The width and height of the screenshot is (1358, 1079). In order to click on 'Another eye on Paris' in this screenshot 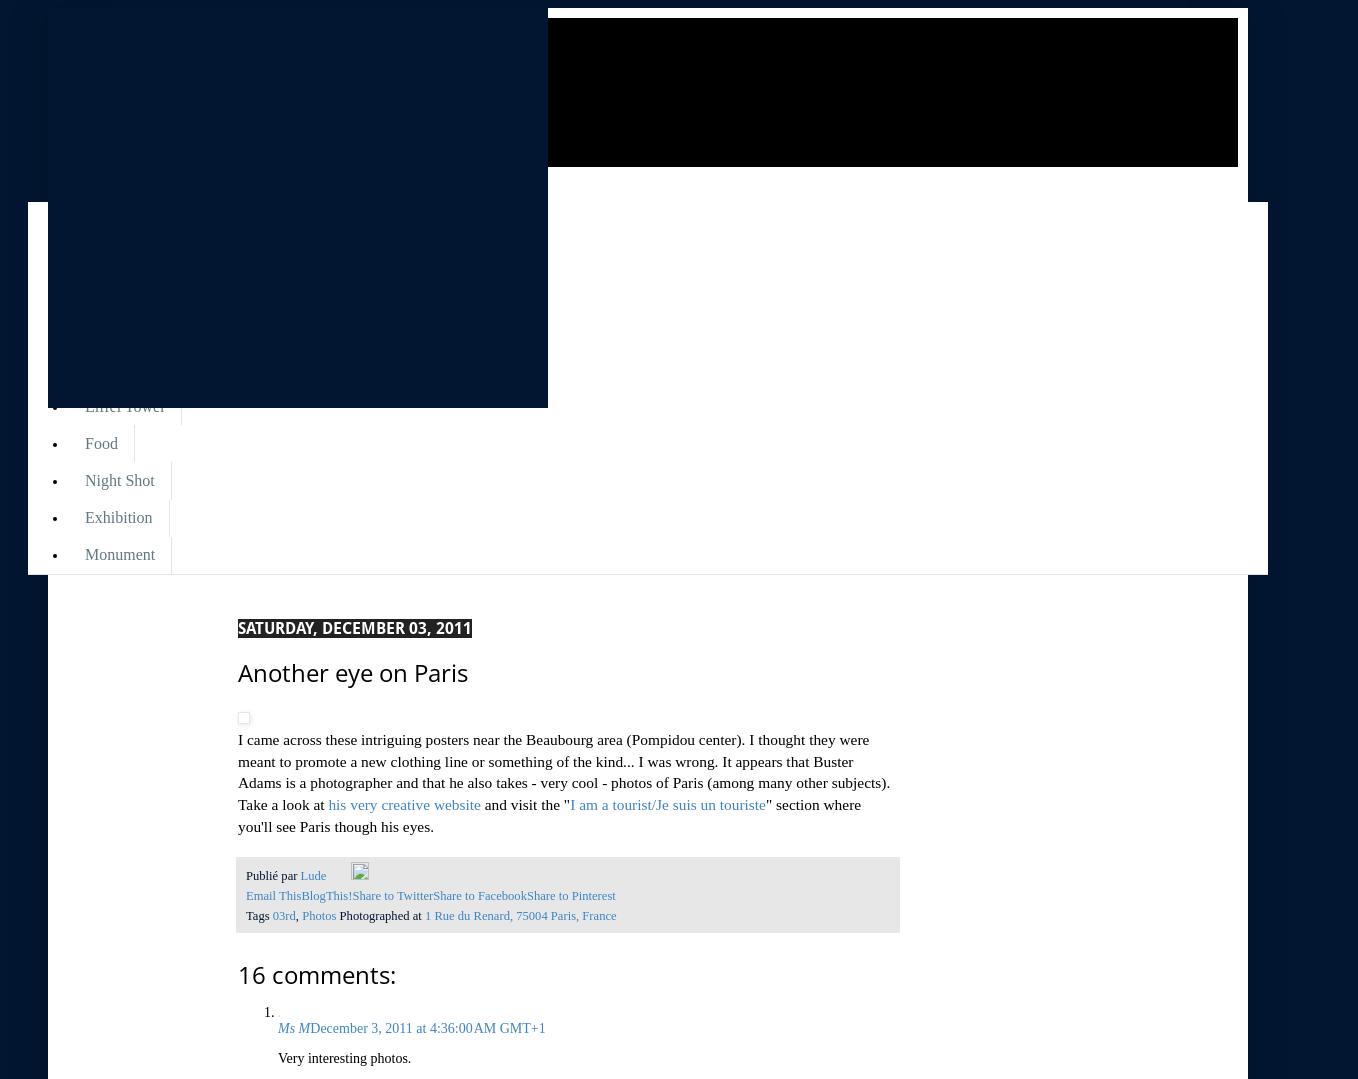, I will do `click(237, 671)`.